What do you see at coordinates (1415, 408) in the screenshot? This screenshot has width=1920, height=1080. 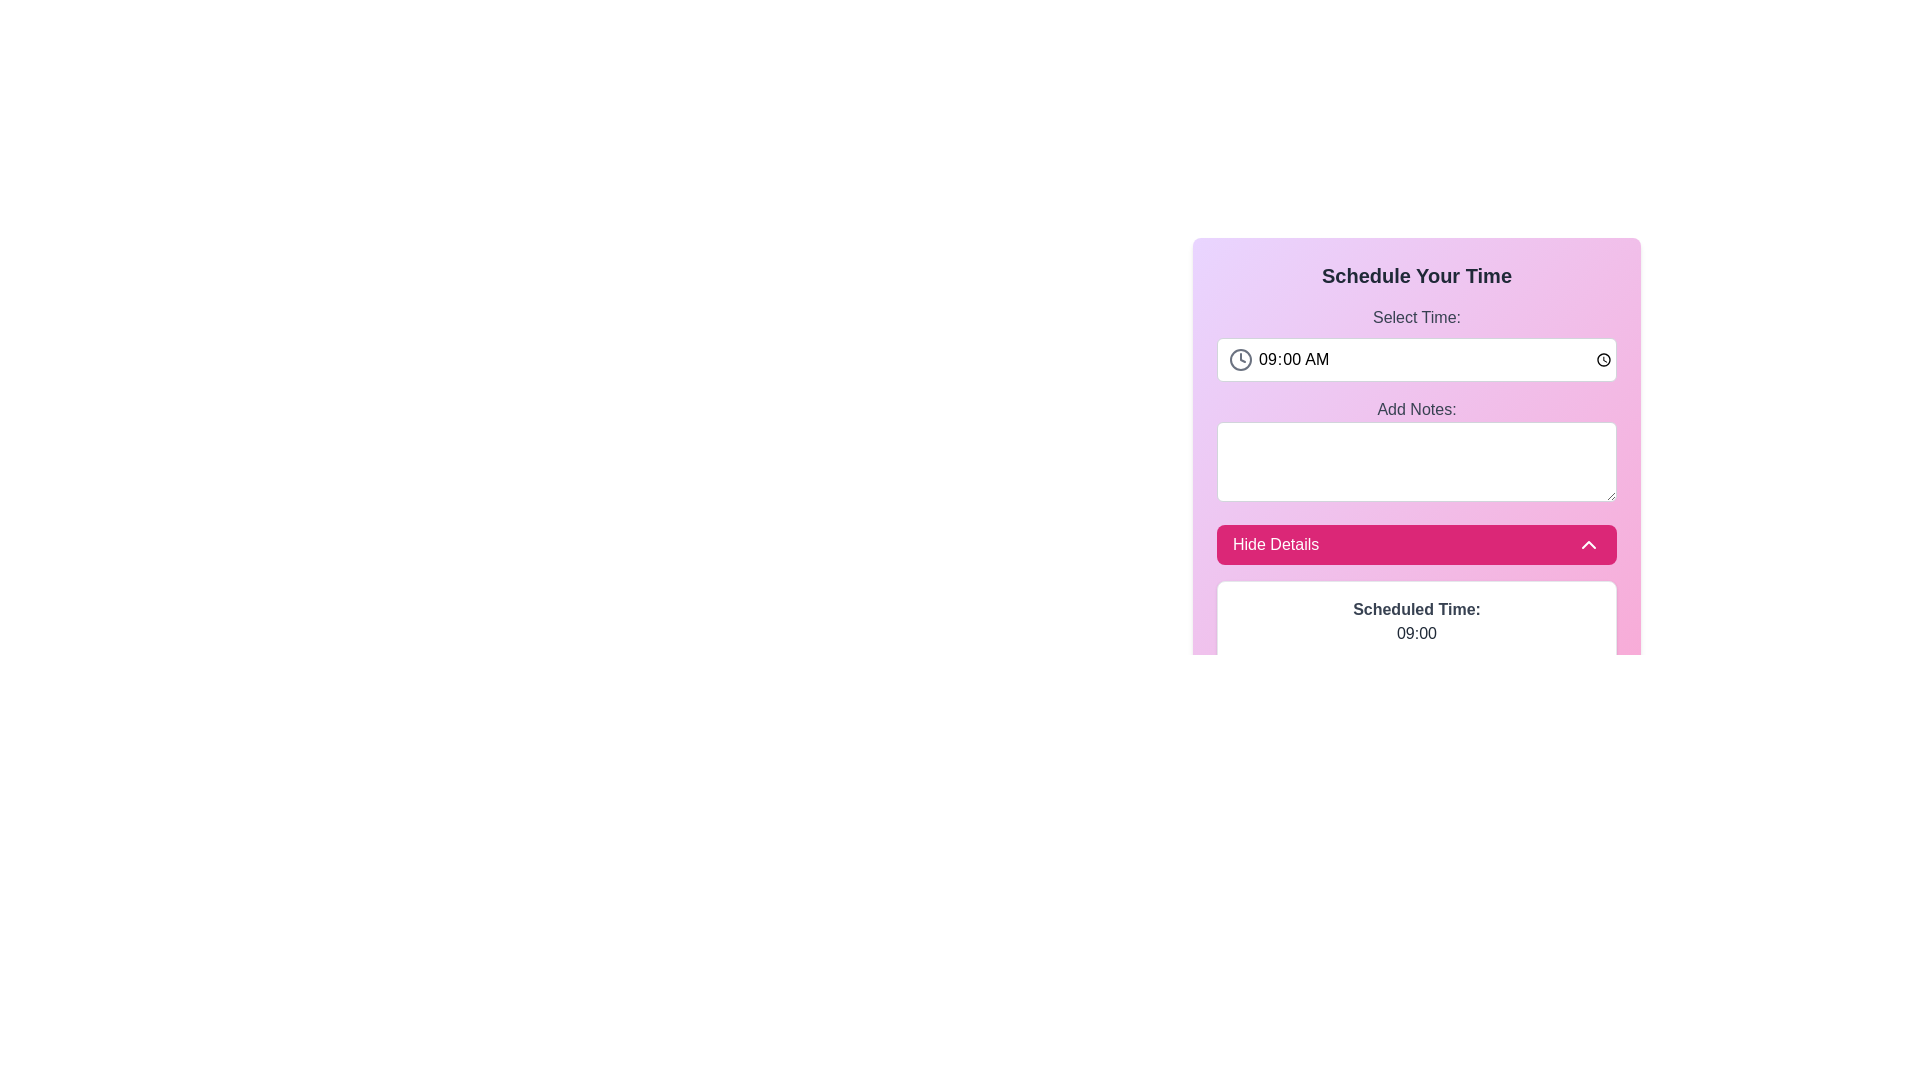 I see `the text label element displaying 'Add Notes:'` at bounding box center [1415, 408].